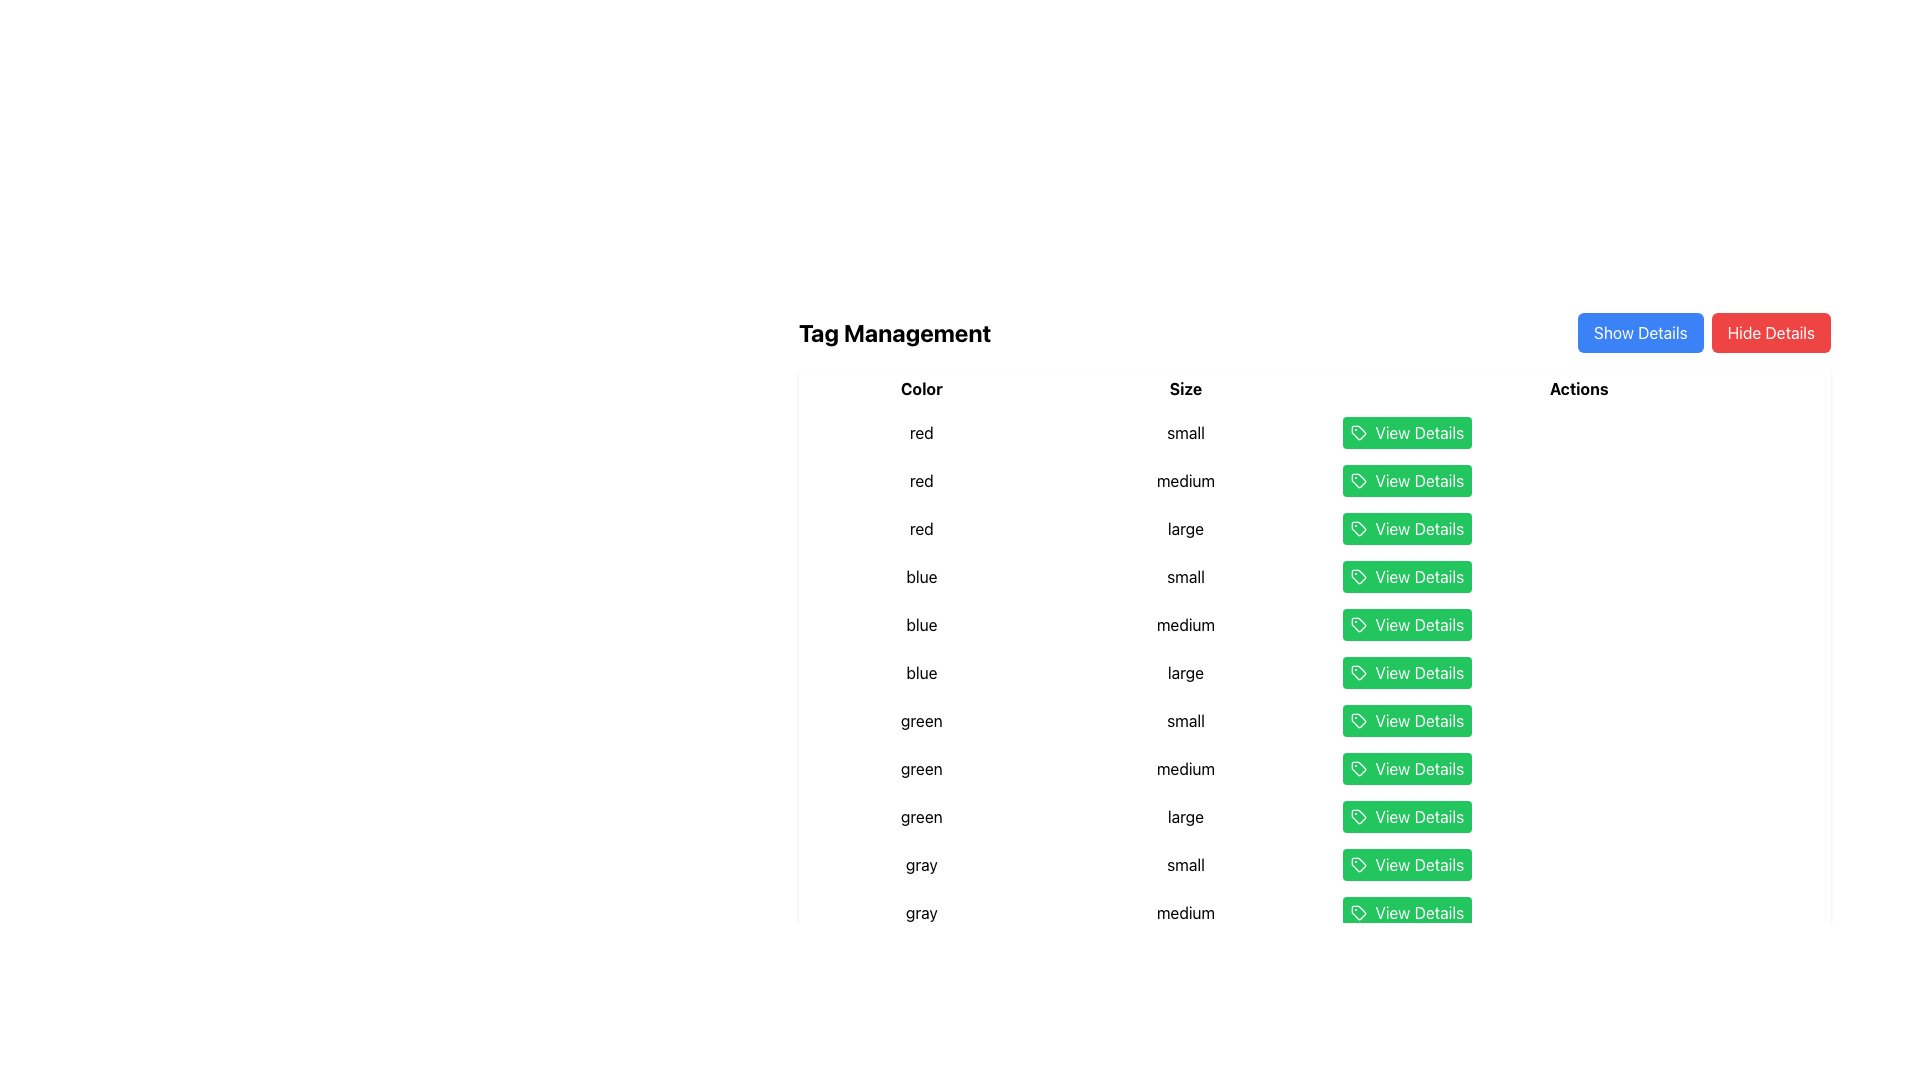 The image size is (1920, 1080). Describe the element at coordinates (1185, 863) in the screenshot. I see `text indicating the size attribute, which is 'small', located in the 'Size' column of the row where the 'Color' column displays 'gray'` at that location.